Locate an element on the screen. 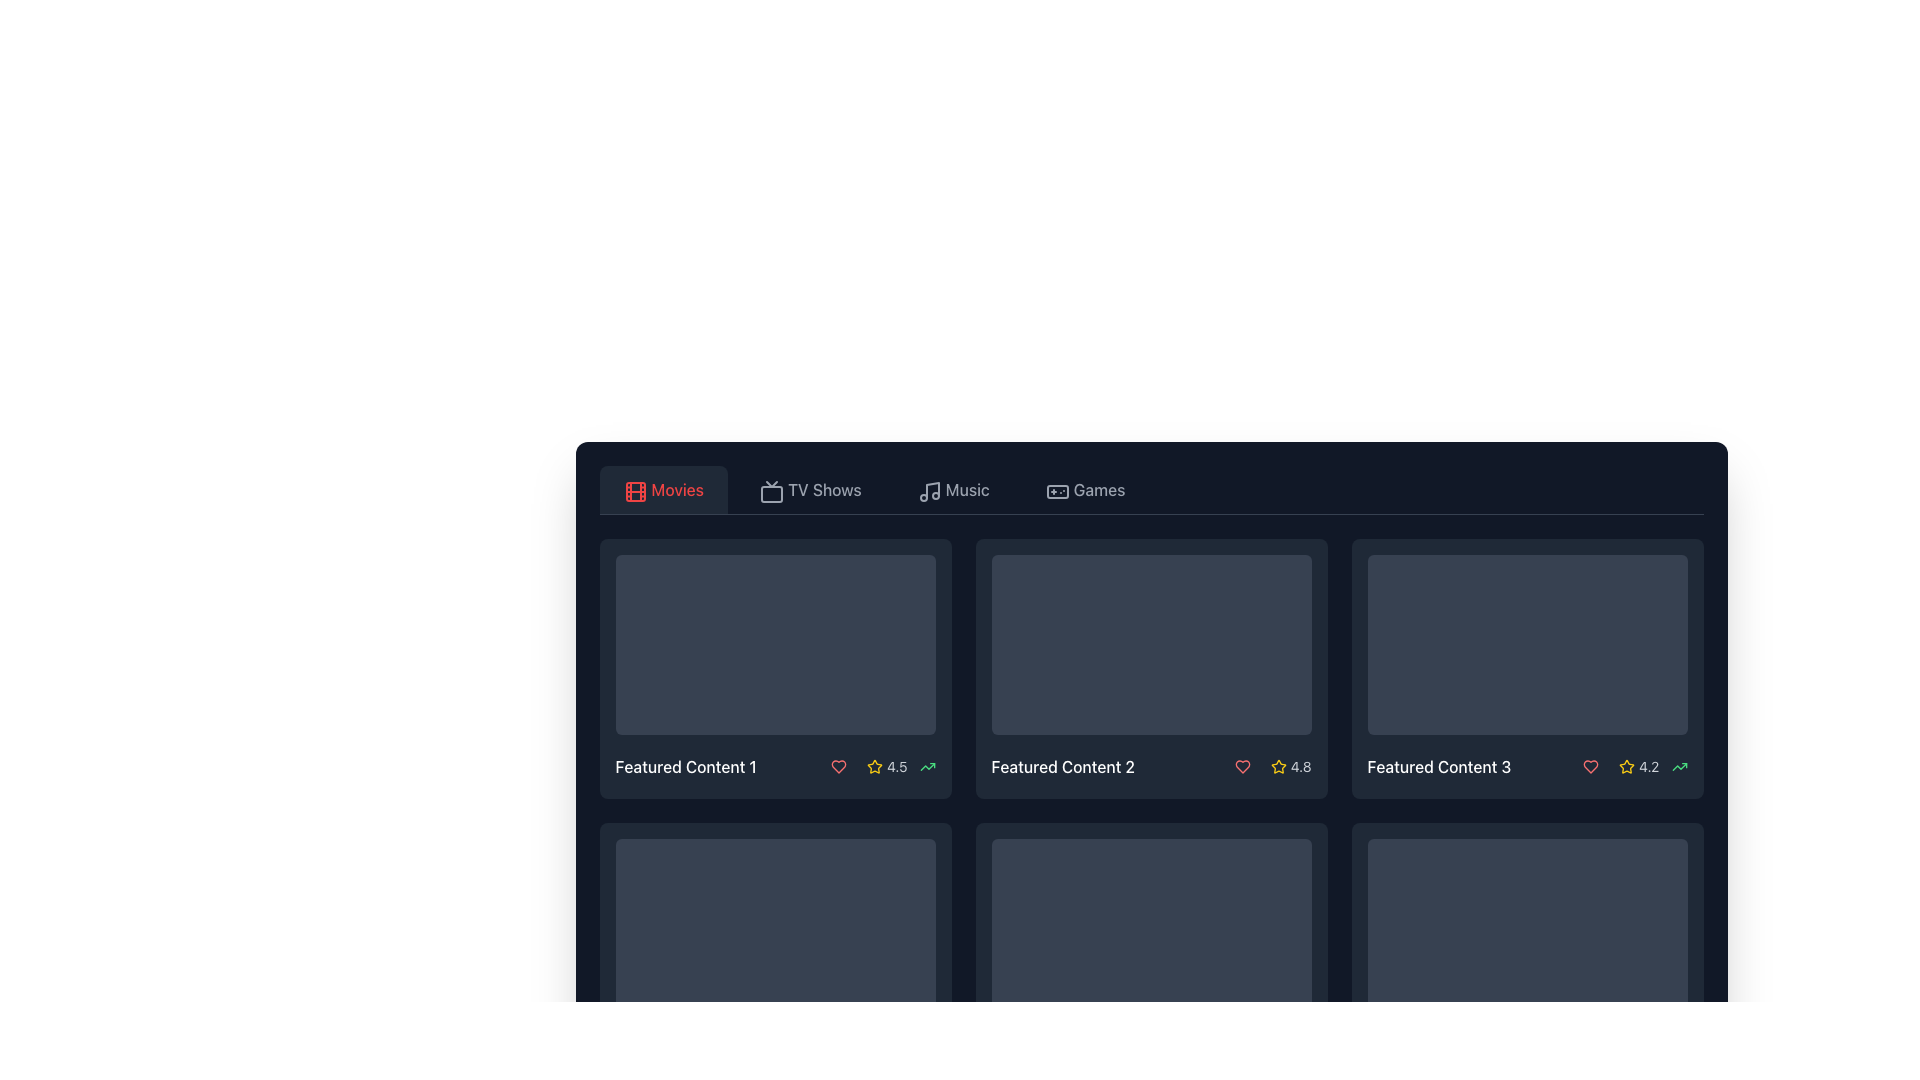 Image resolution: width=1920 pixels, height=1080 pixels. the 'Like' or 'Favorite' icon button located to the left of the '4.2' rating text and to the right of the 'Featured Content 3' title is located at coordinates (1589, 766).